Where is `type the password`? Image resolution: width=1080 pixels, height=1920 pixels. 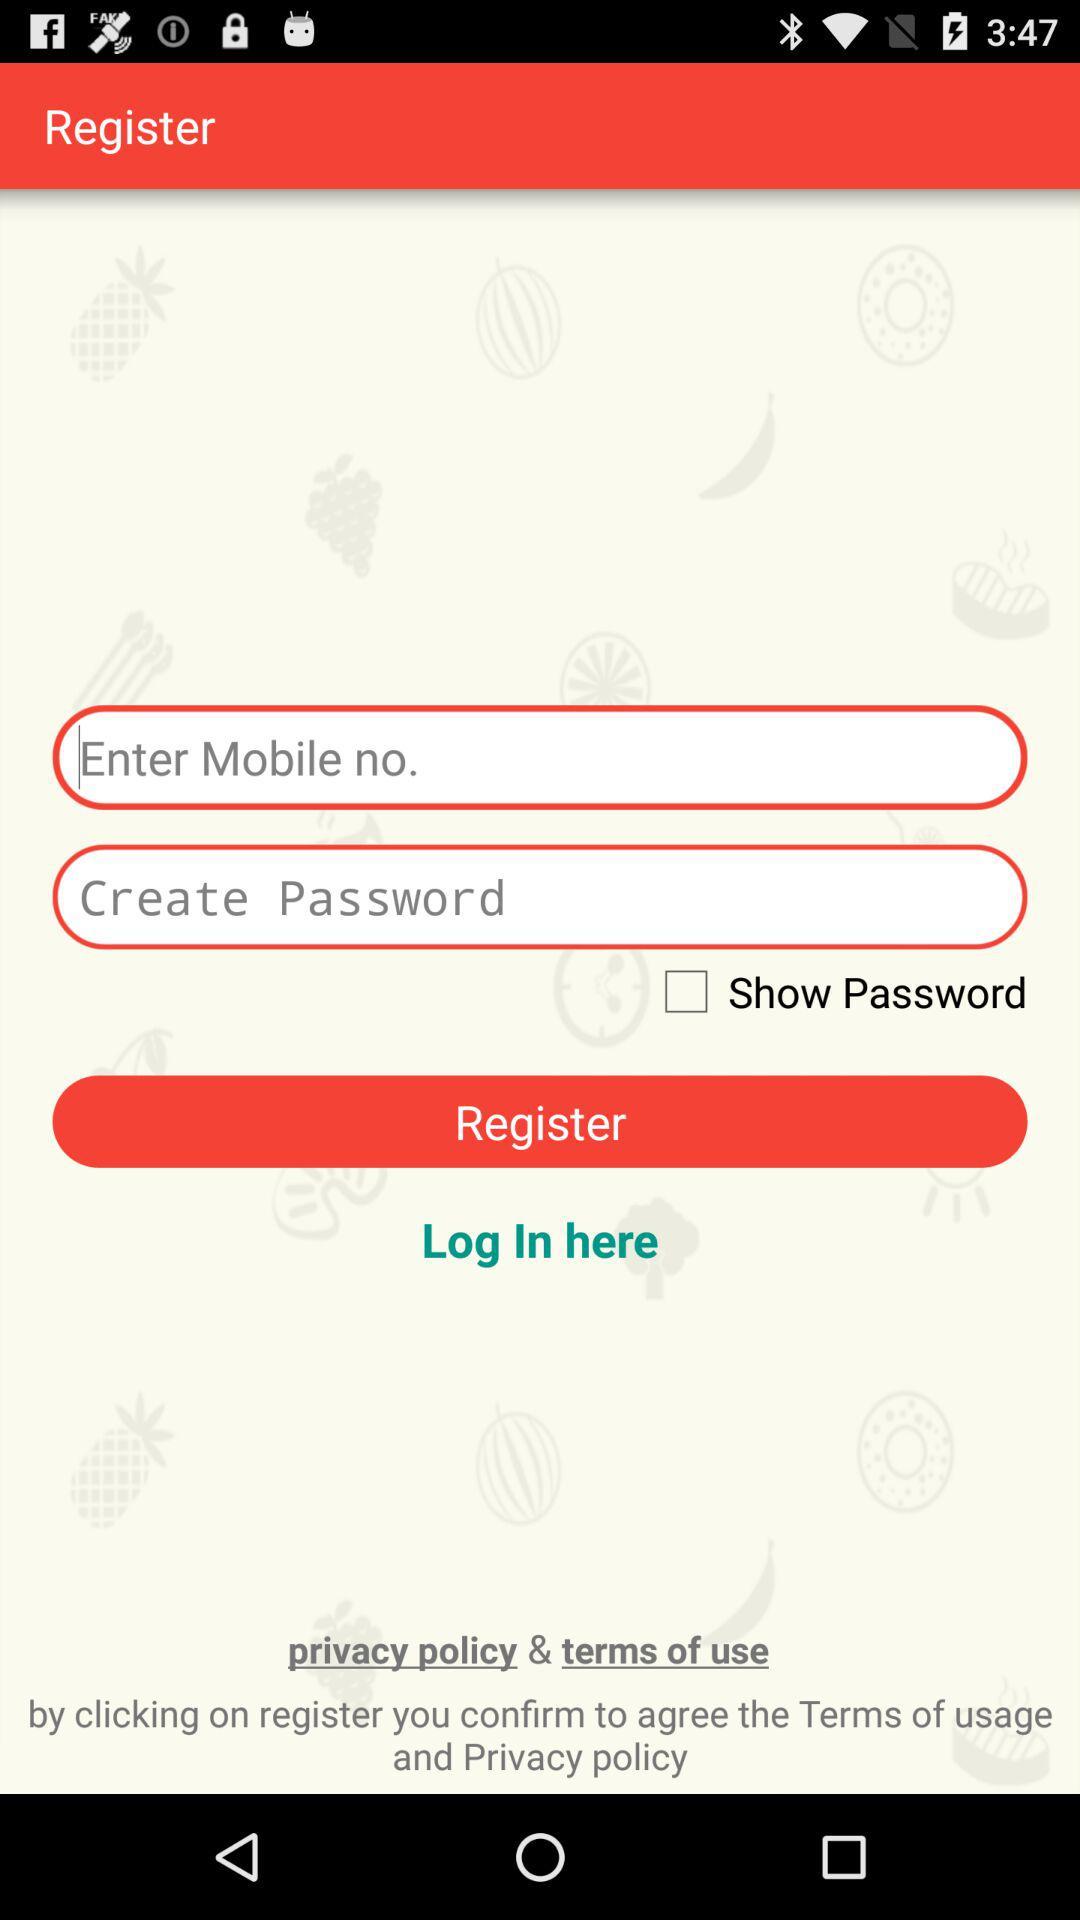 type the password is located at coordinates (540, 896).